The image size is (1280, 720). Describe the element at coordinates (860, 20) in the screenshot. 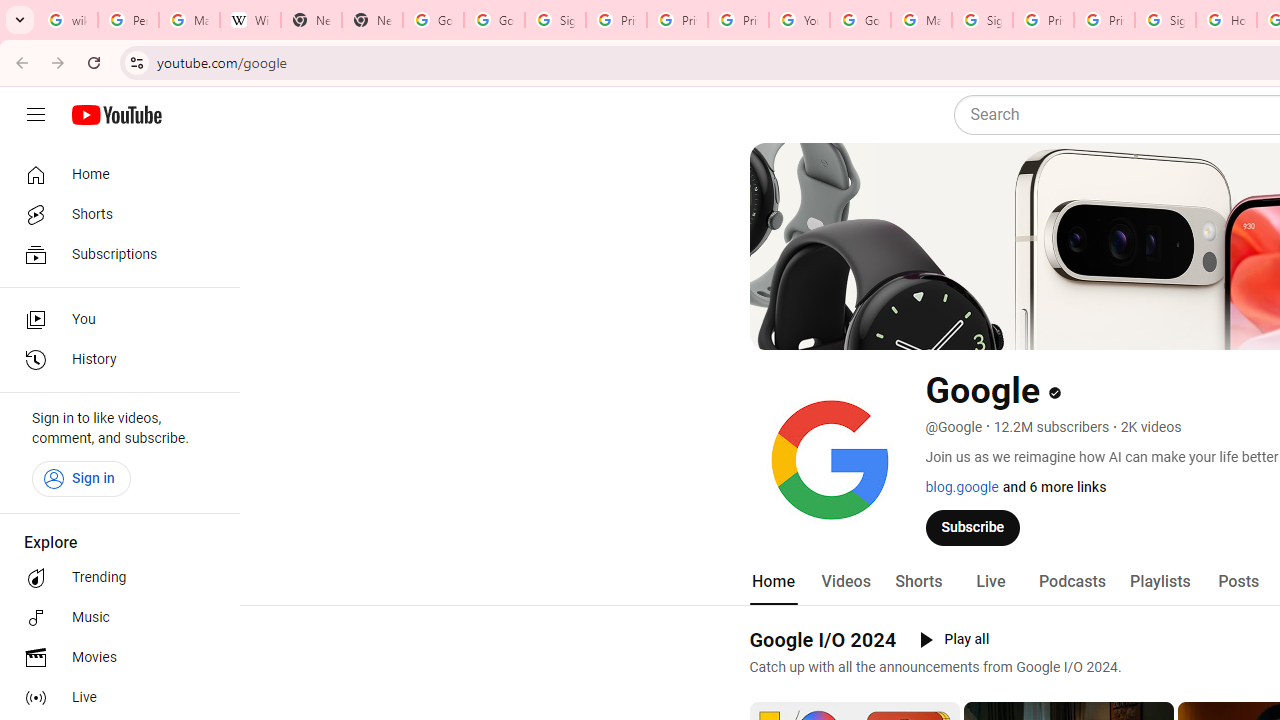

I see `'Google Account Help'` at that location.